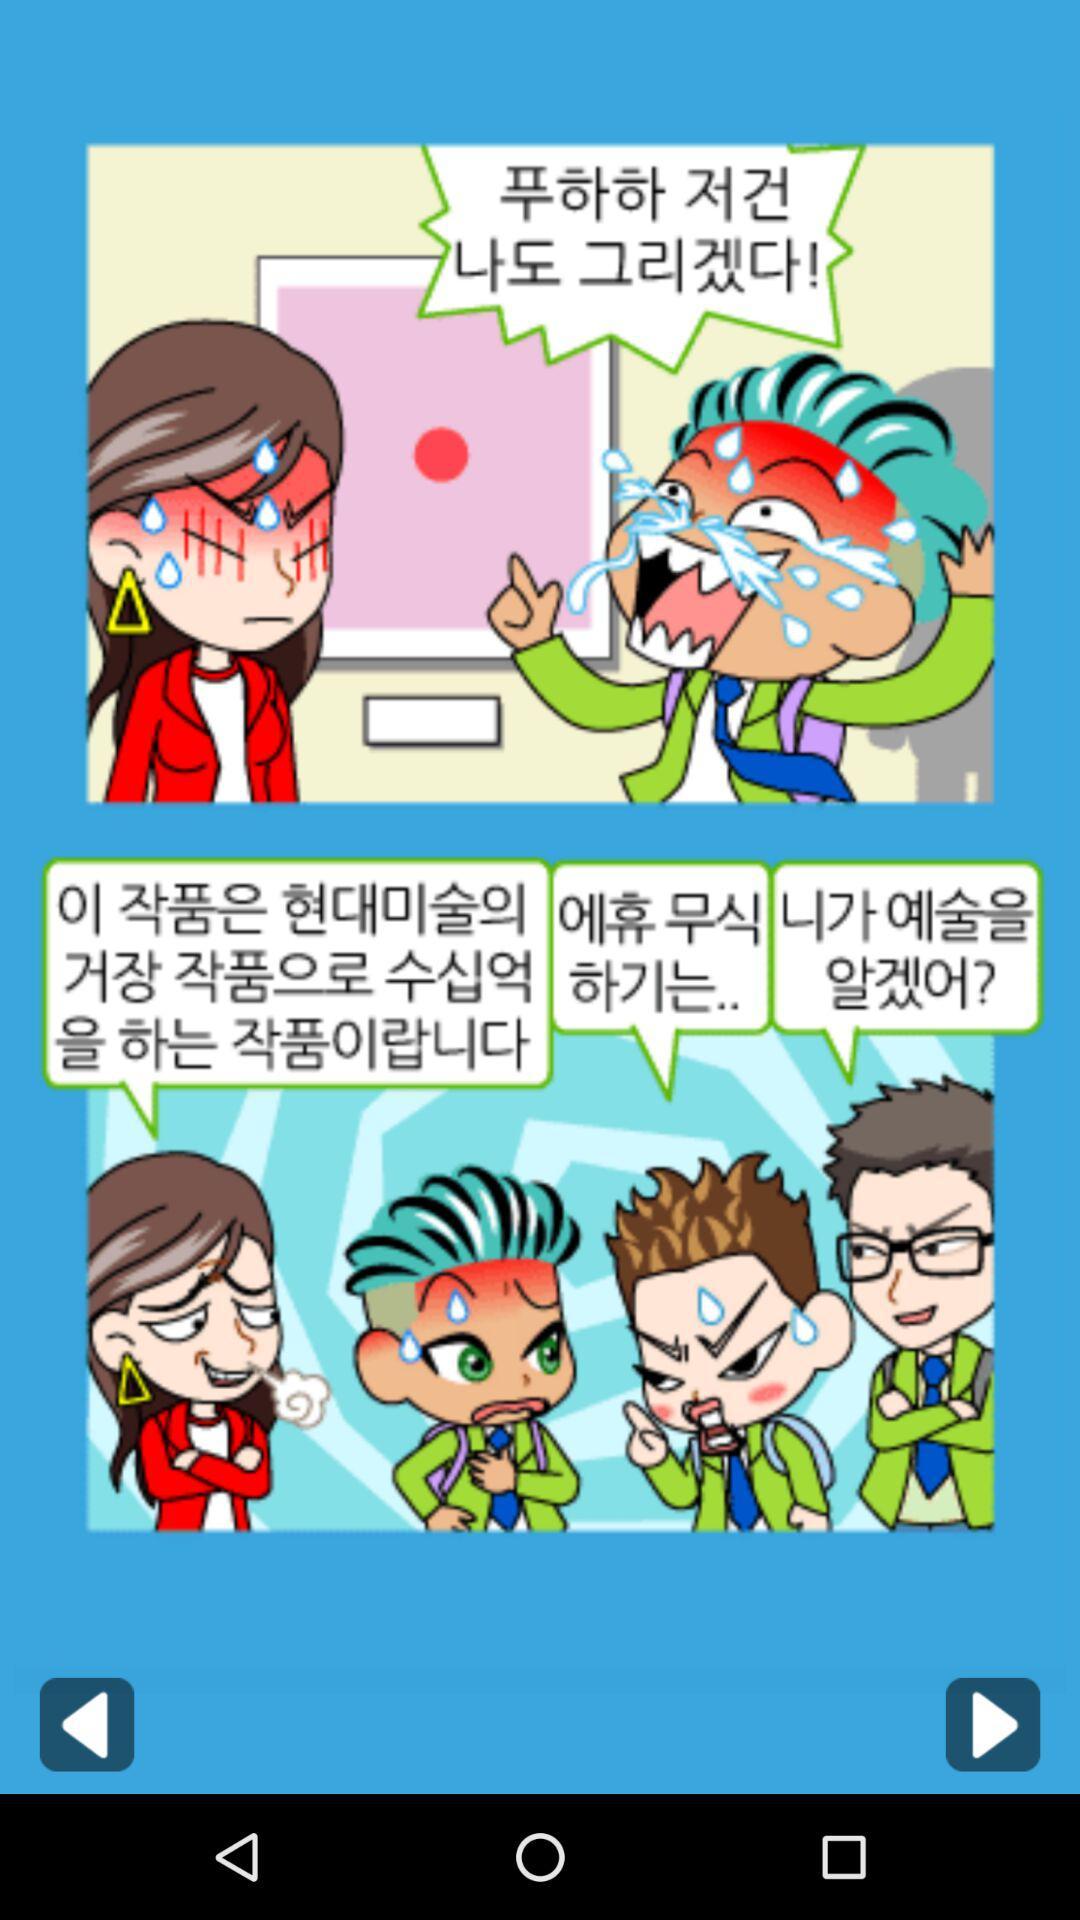  I want to click on next, so click(992, 1723).